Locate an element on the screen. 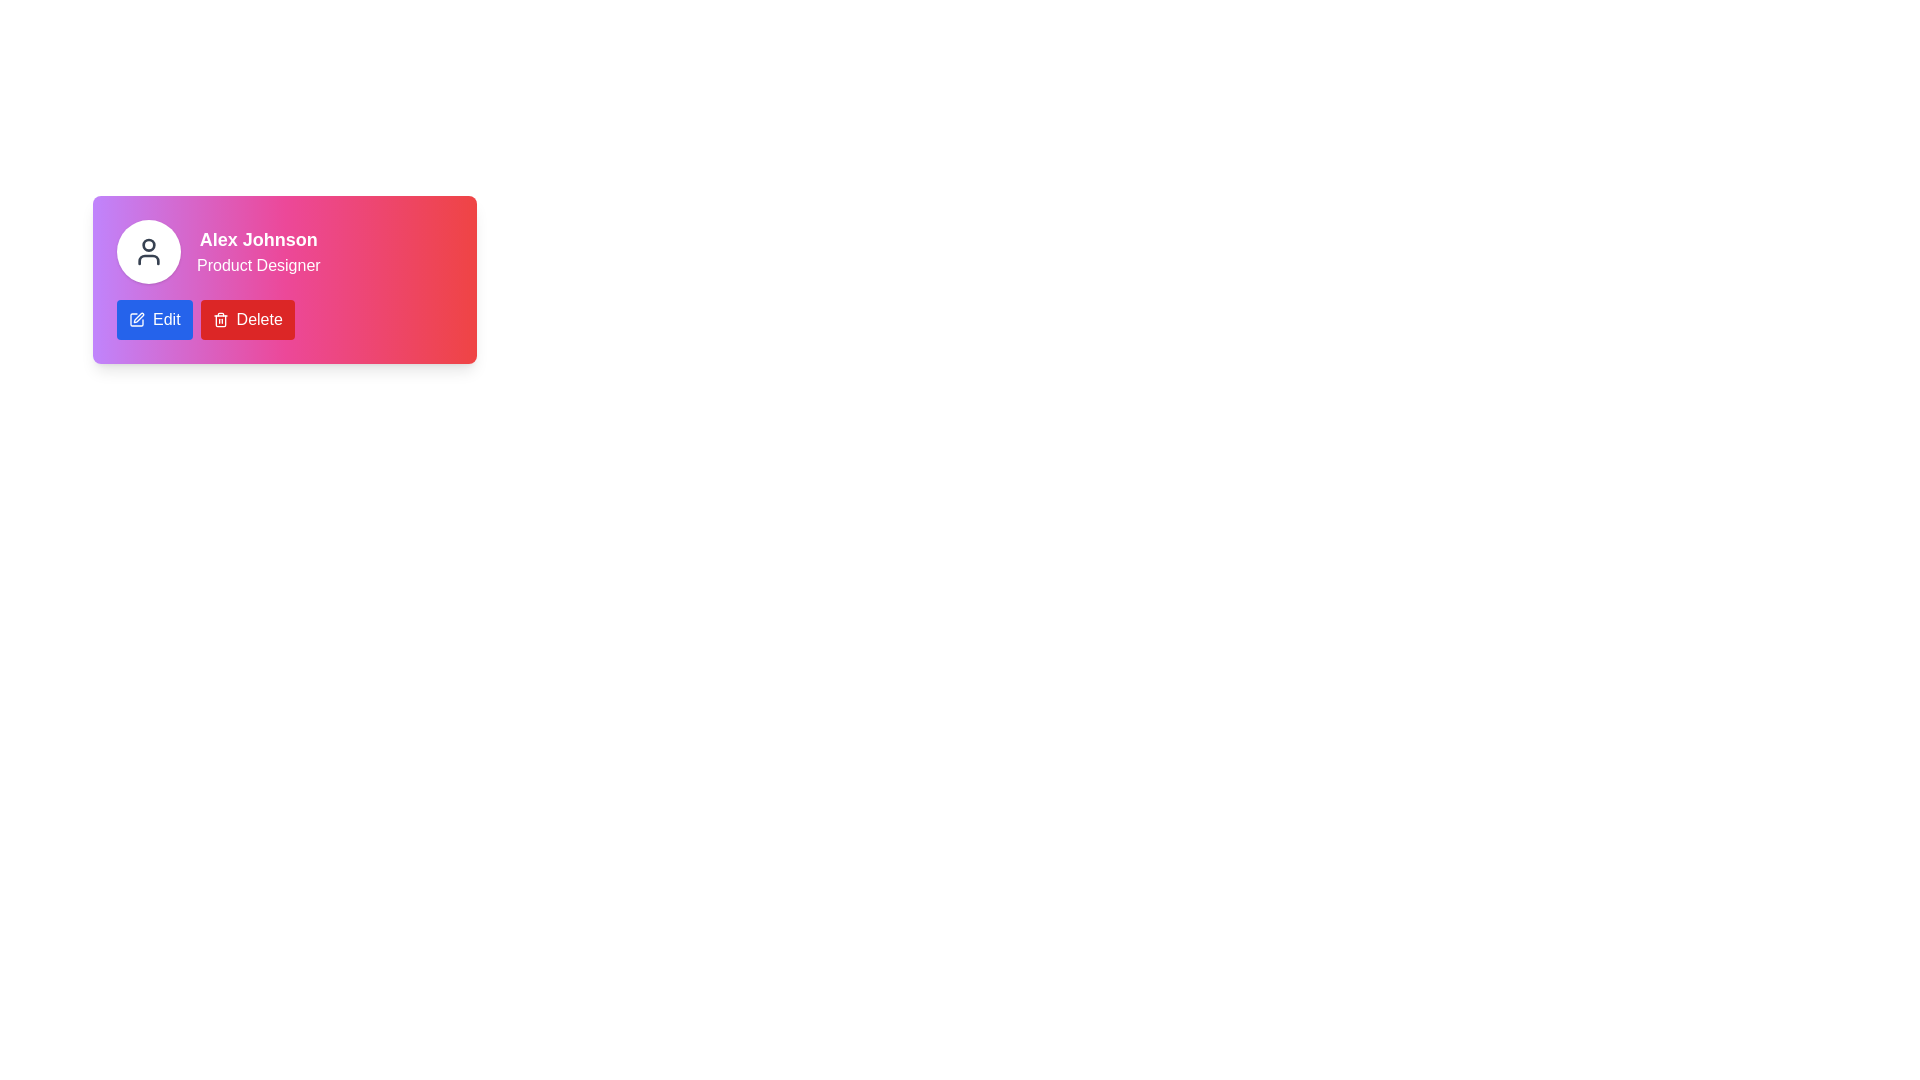 This screenshot has width=1920, height=1080. the user profile icon located at the top-left portion of the card for potential interactions associated with the profile of 'Alex Johnson' is located at coordinates (147, 250).